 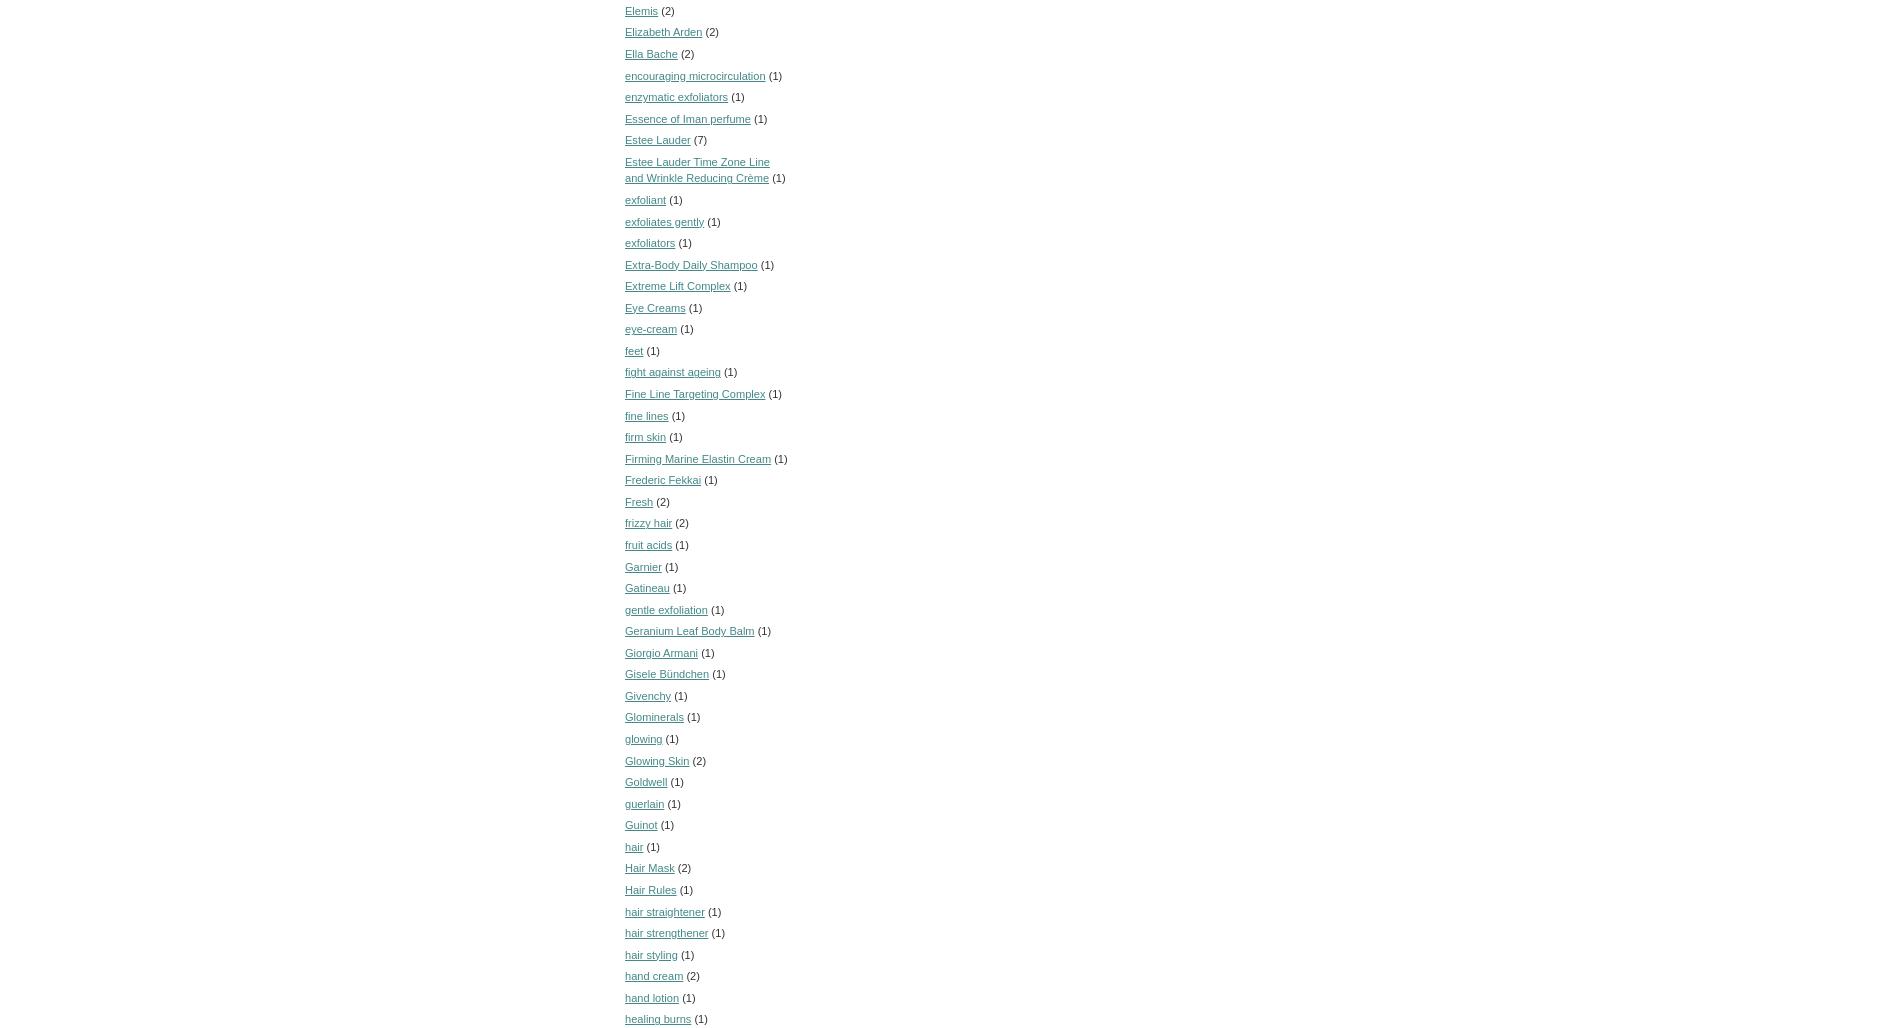 What do you see at coordinates (666, 933) in the screenshot?
I see `'hair strengthener'` at bounding box center [666, 933].